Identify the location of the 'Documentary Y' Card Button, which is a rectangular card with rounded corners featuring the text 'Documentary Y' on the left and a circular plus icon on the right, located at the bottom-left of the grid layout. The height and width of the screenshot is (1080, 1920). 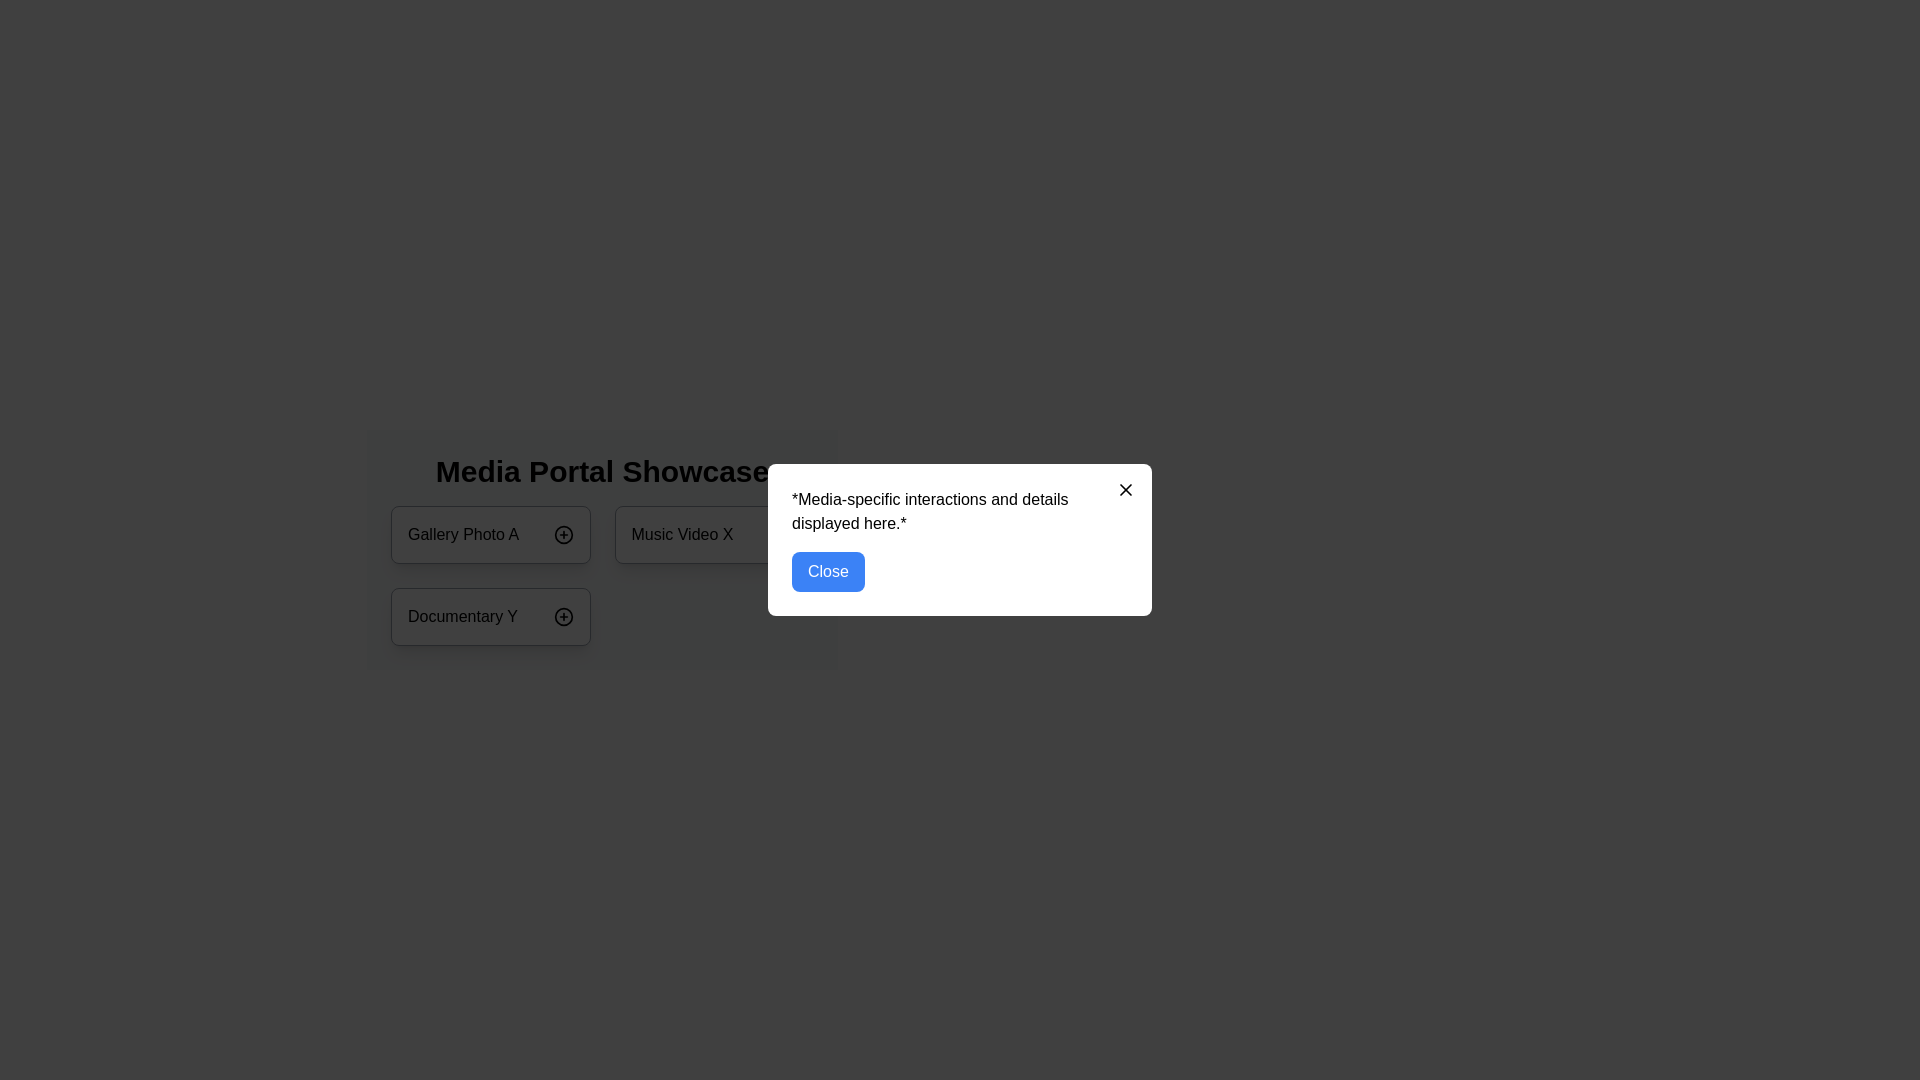
(490, 616).